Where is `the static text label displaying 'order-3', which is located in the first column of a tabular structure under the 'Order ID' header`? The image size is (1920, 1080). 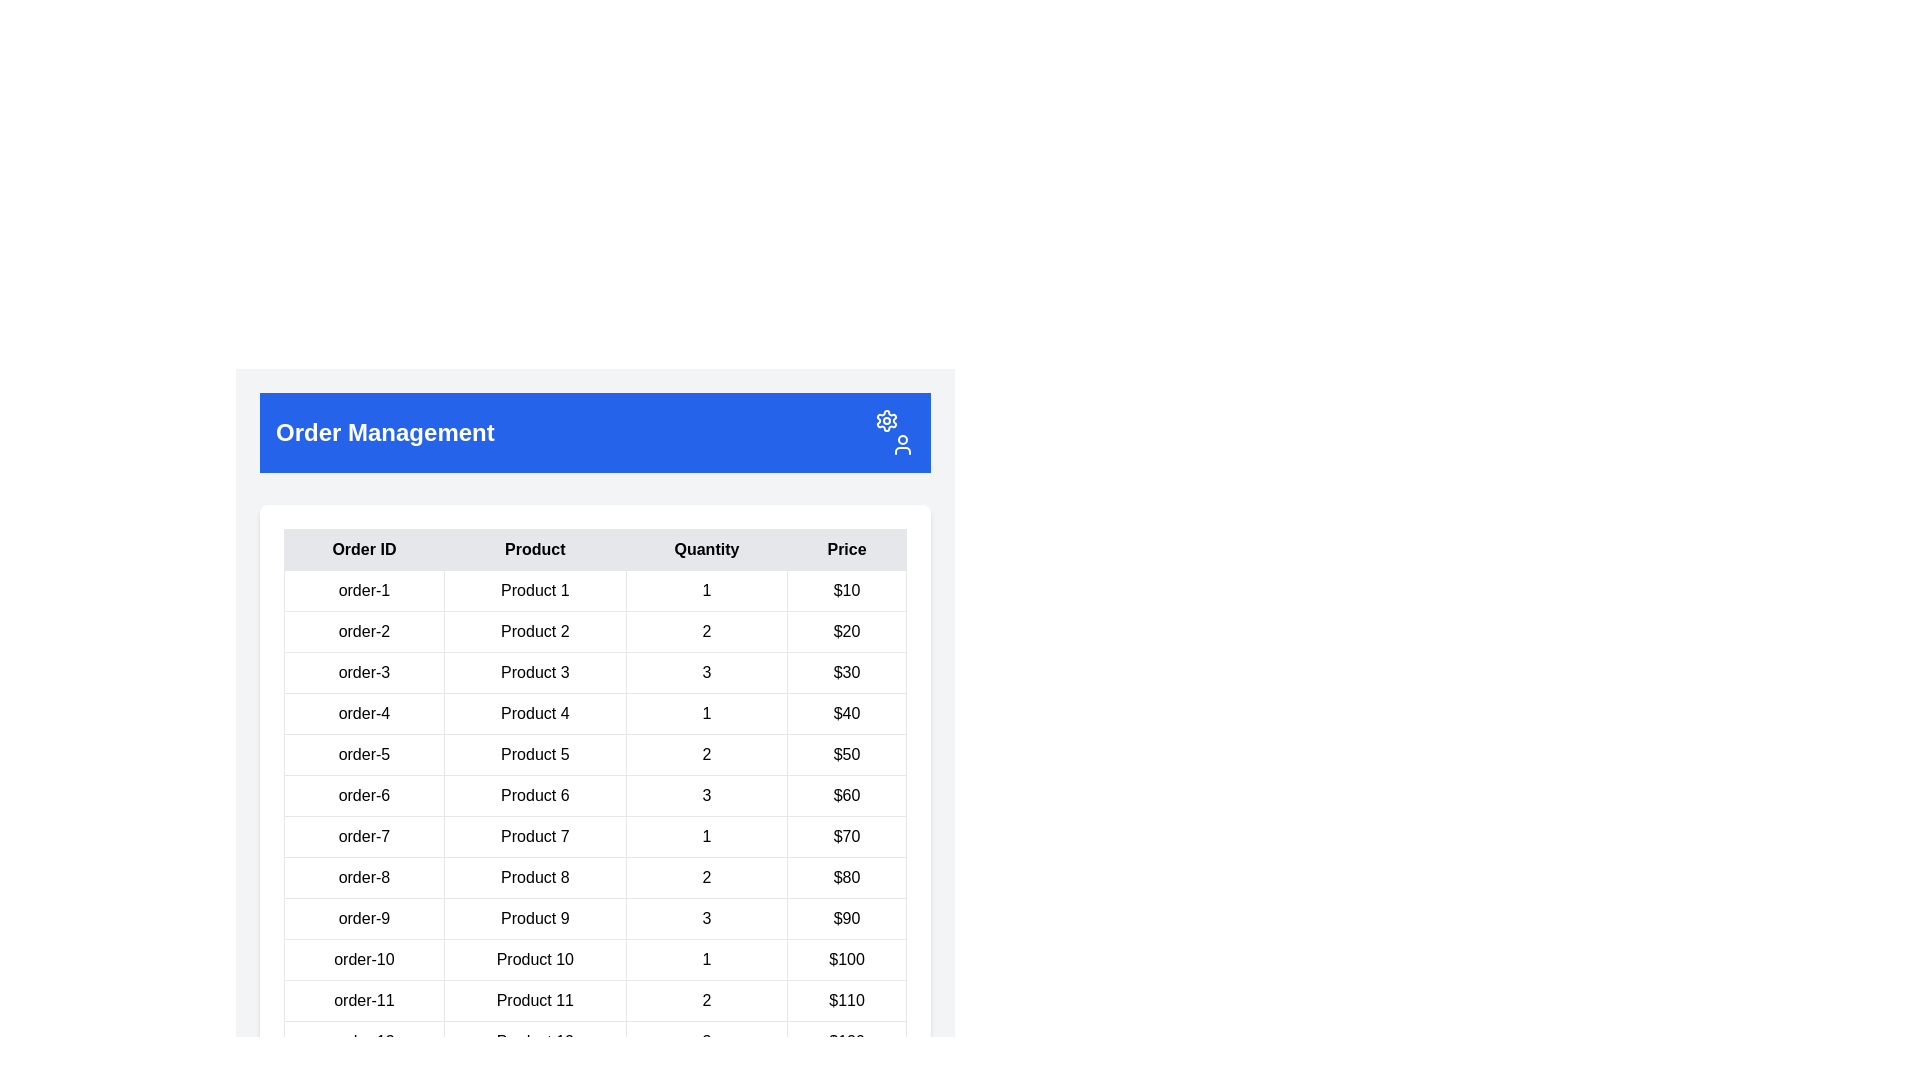
the static text label displaying 'order-3', which is located in the first column of a tabular structure under the 'Order ID' header is located at coordinates (364, 672).